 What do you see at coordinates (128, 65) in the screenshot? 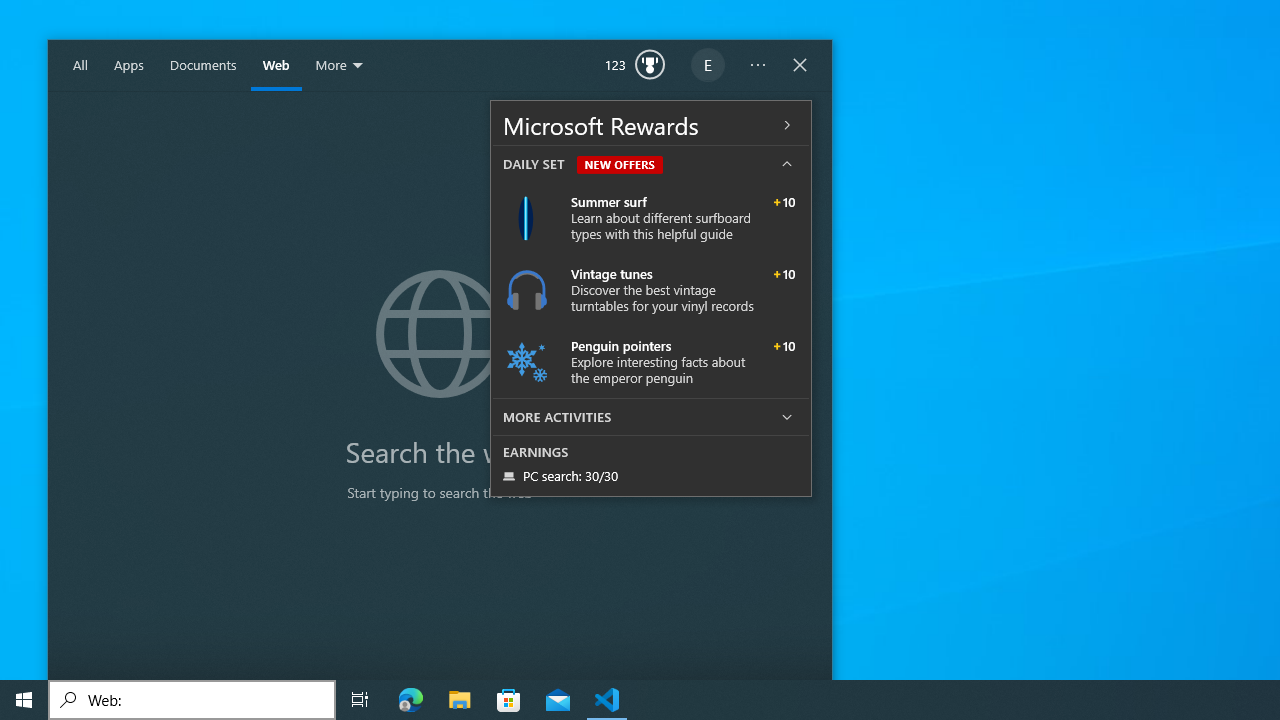
I see `'Apps'` at bounding box center [128, 65].